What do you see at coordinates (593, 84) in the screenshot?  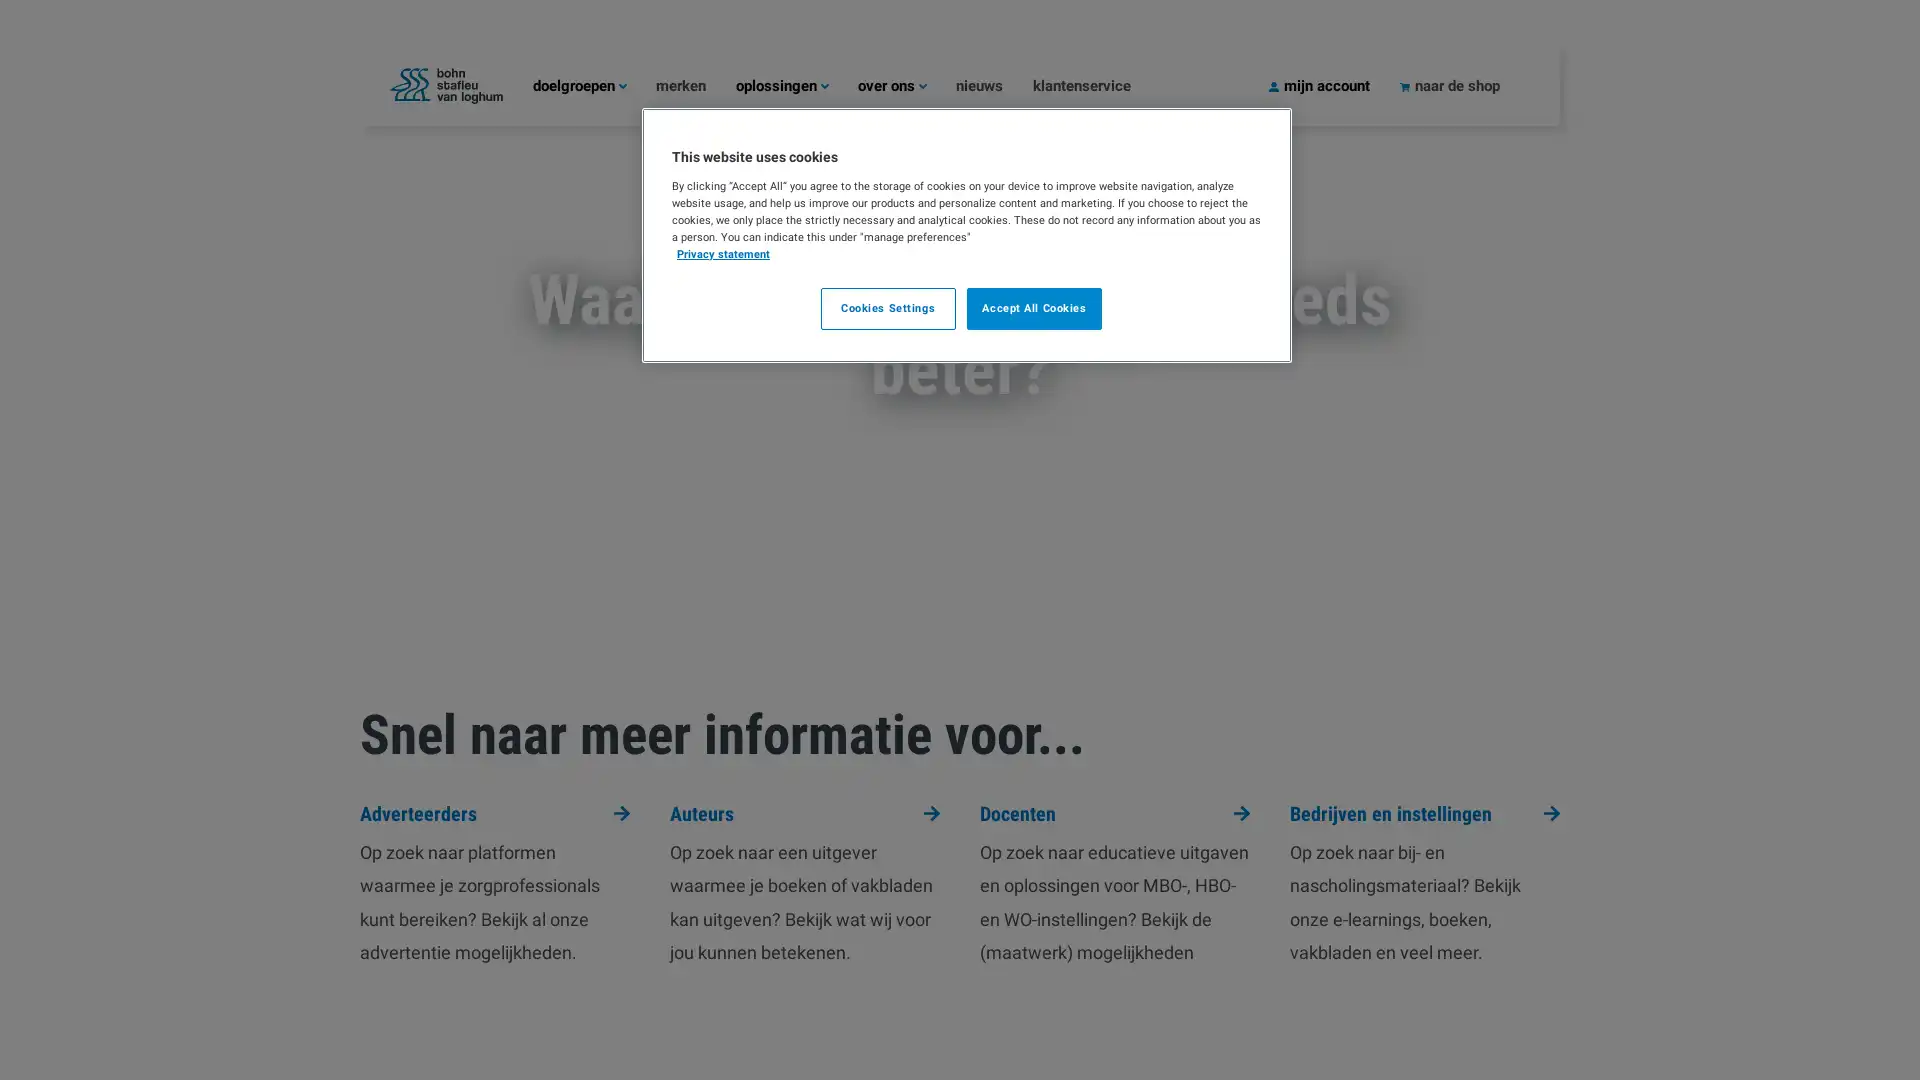 I see `doelgroepen` at bounding box center [593, 84].